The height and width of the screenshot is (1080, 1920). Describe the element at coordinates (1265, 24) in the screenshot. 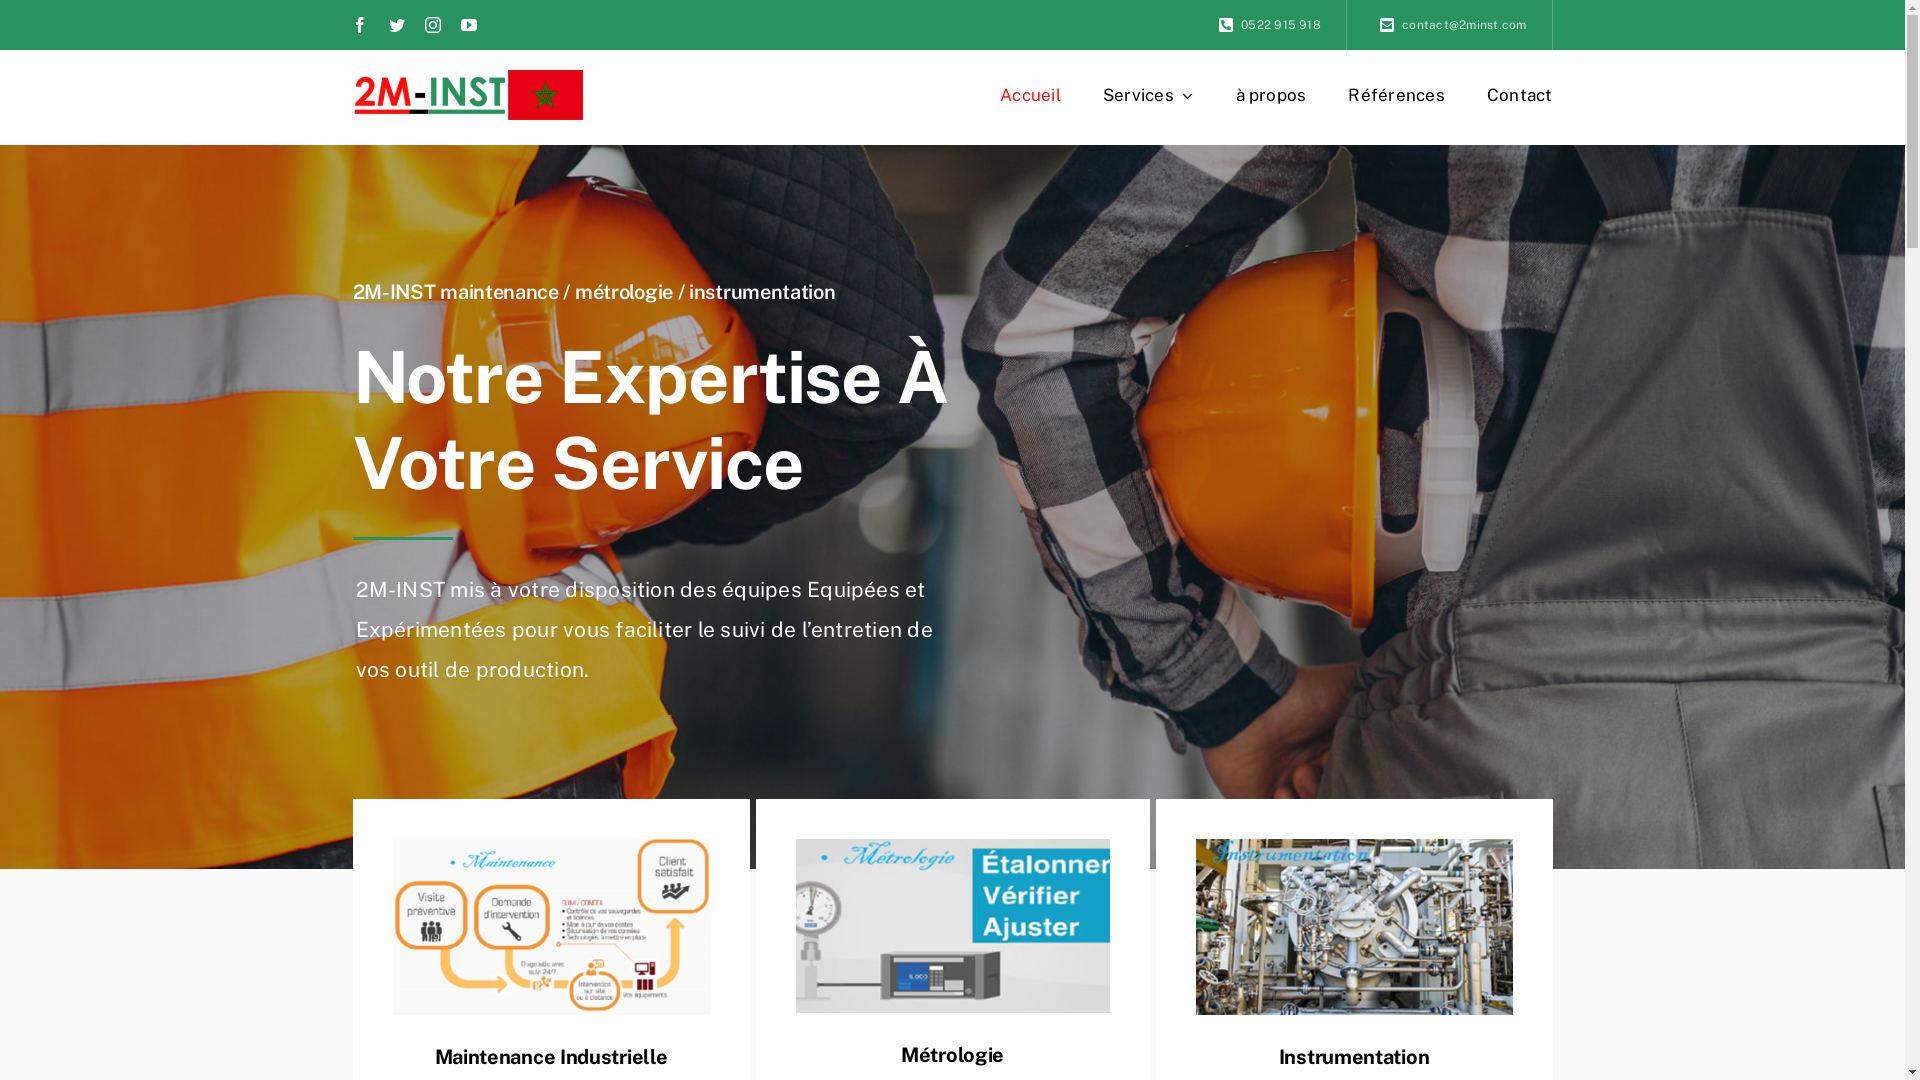

I see `'0522 915 918'` at that location.